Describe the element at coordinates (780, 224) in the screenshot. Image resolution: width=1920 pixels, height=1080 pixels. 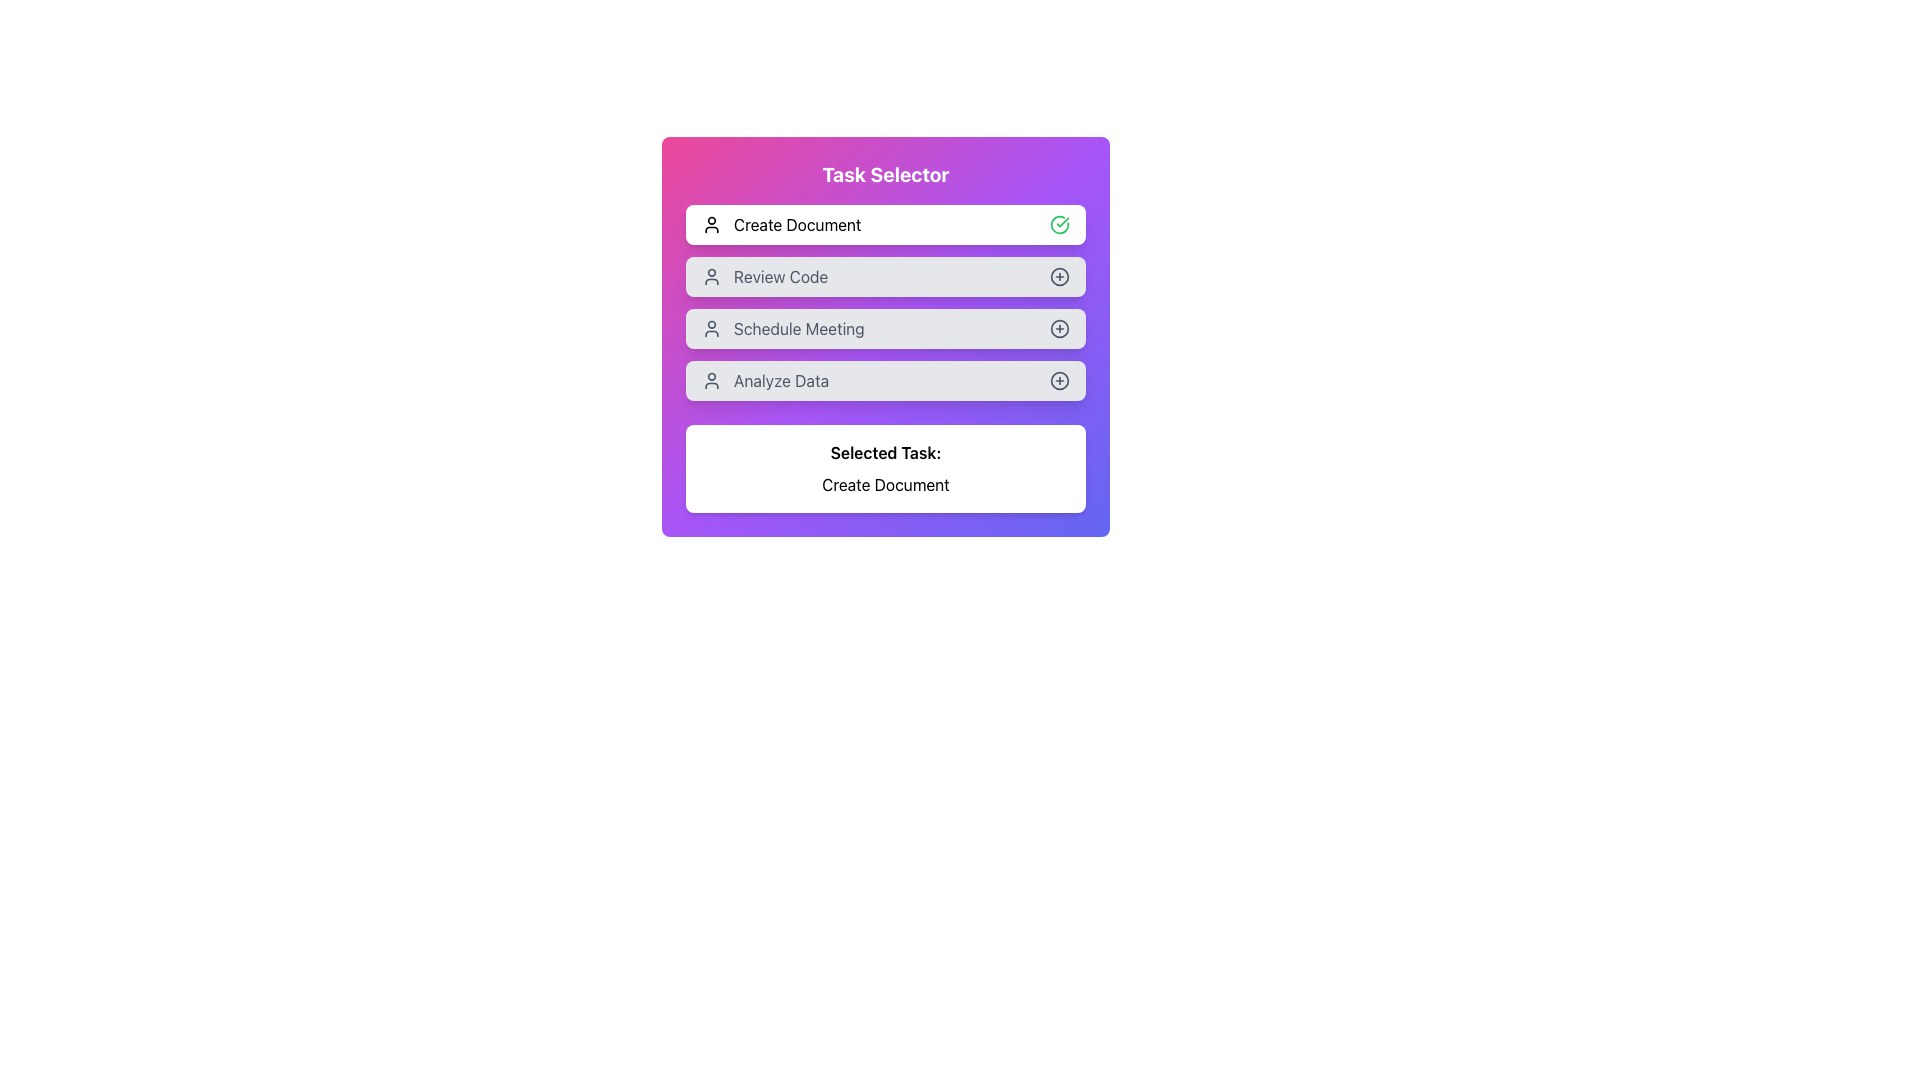
I see `the 'Create Document' text label with a person icon` at that location.